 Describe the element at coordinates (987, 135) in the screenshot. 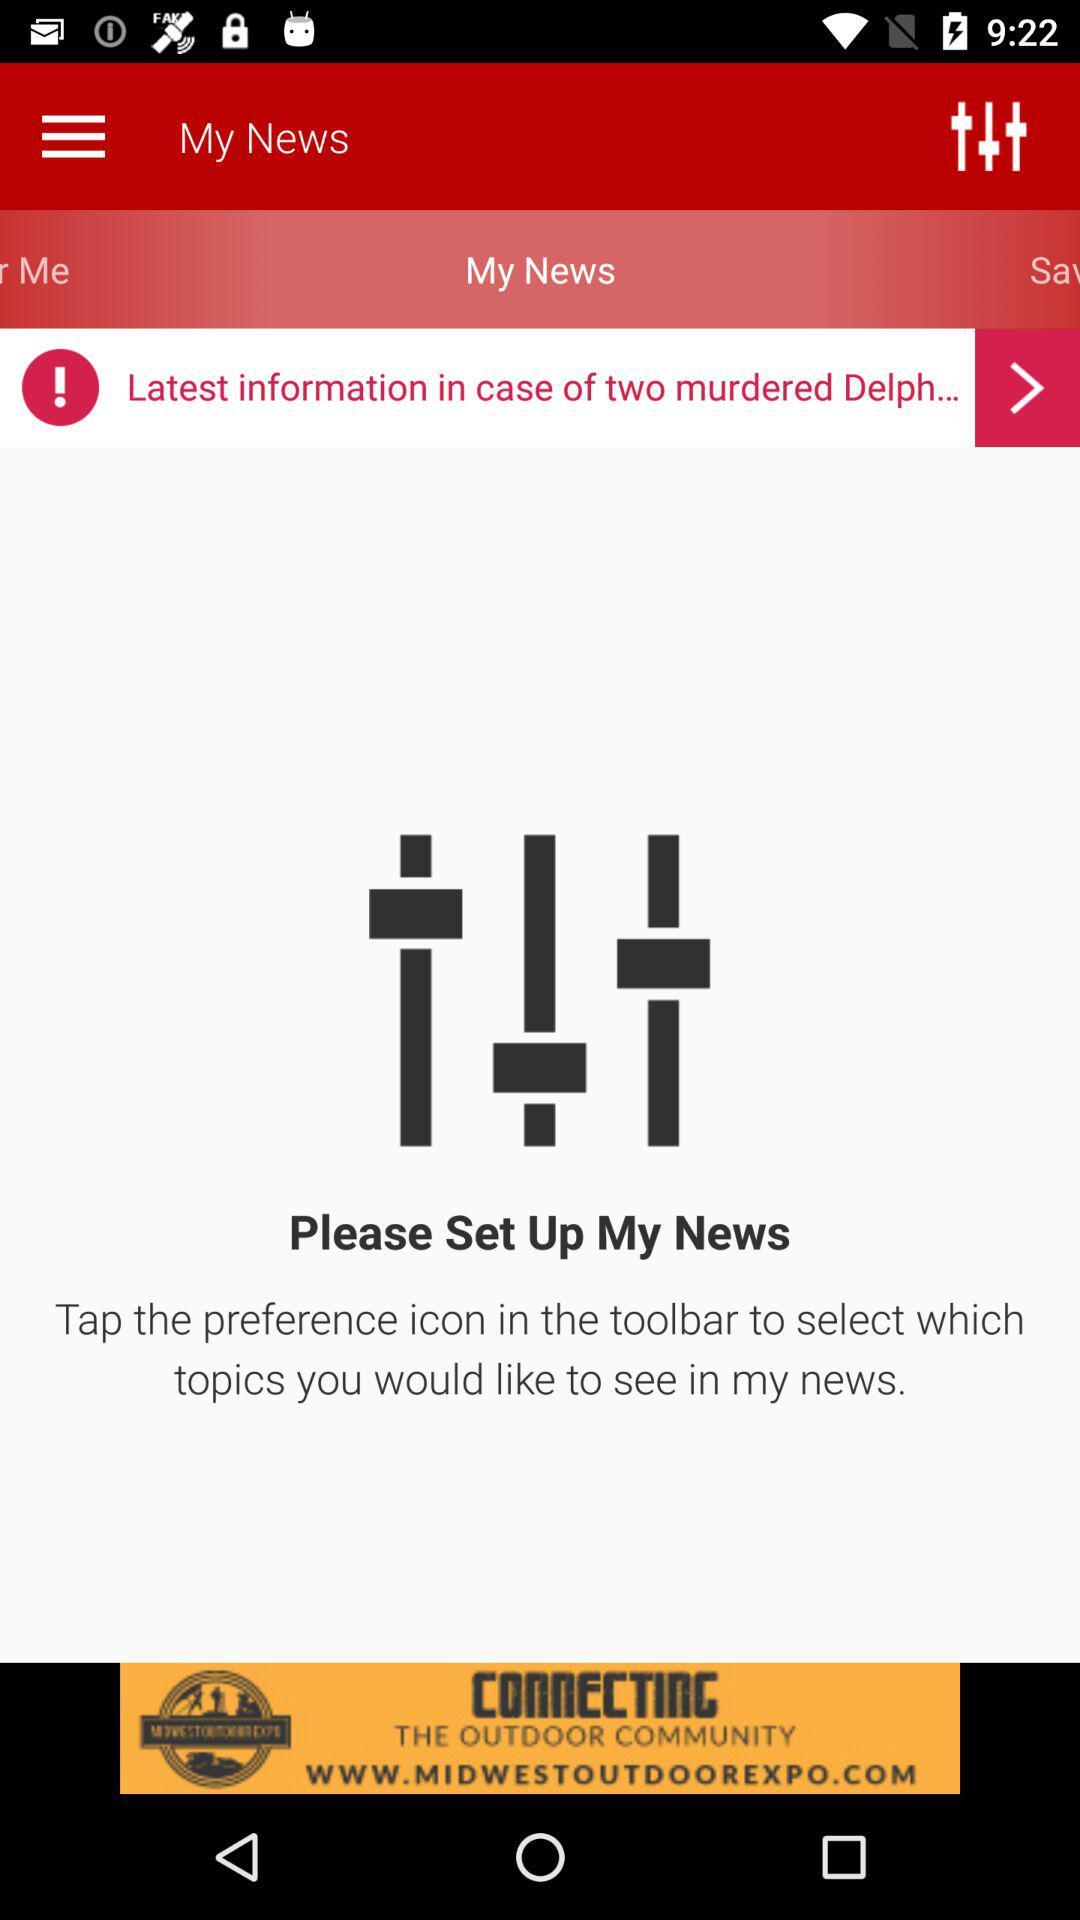

I see `the button at the top right corner of the page` at that location.